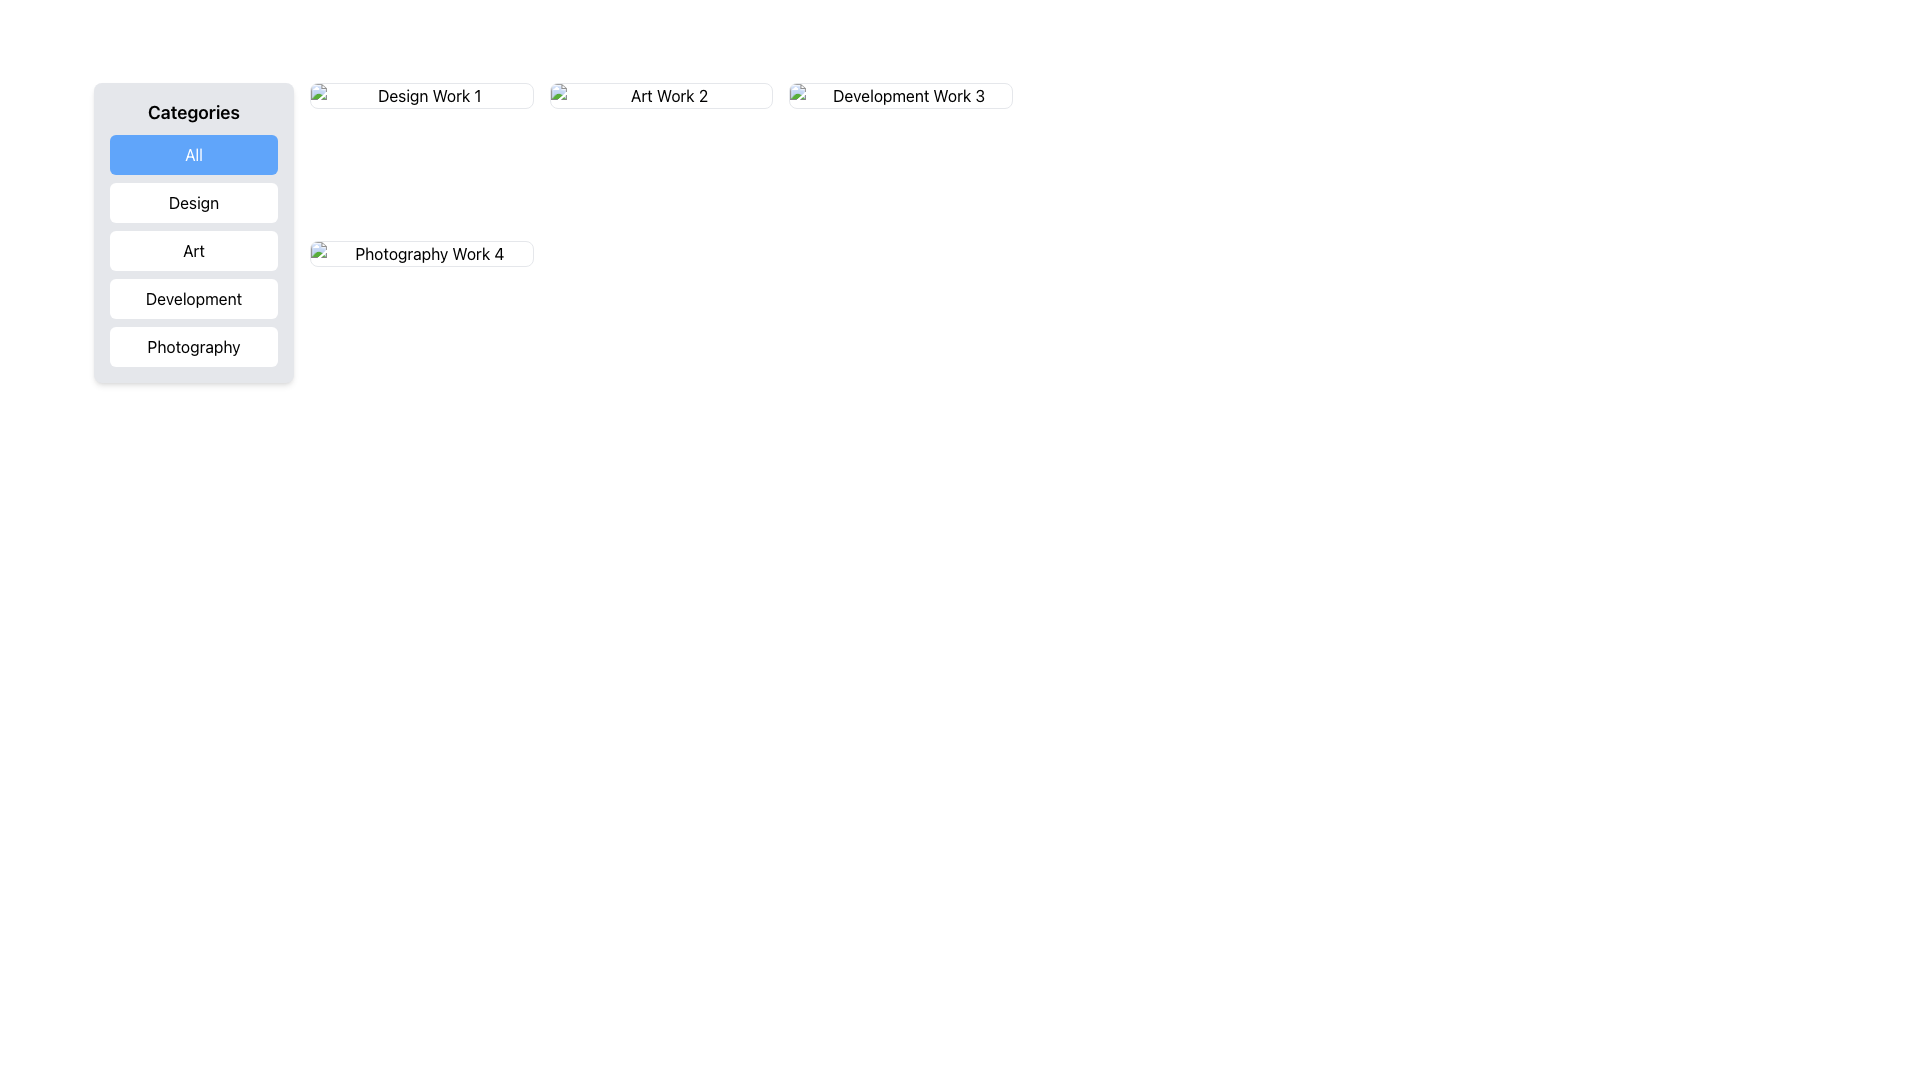 The height and width of the screenshot is (1080, 1920). Describe the element at coordinates (193, 299) in the screenshot. I see `the 'Development' button, which is the fourth button in the sidebar labeled 'Categories'` at that location.